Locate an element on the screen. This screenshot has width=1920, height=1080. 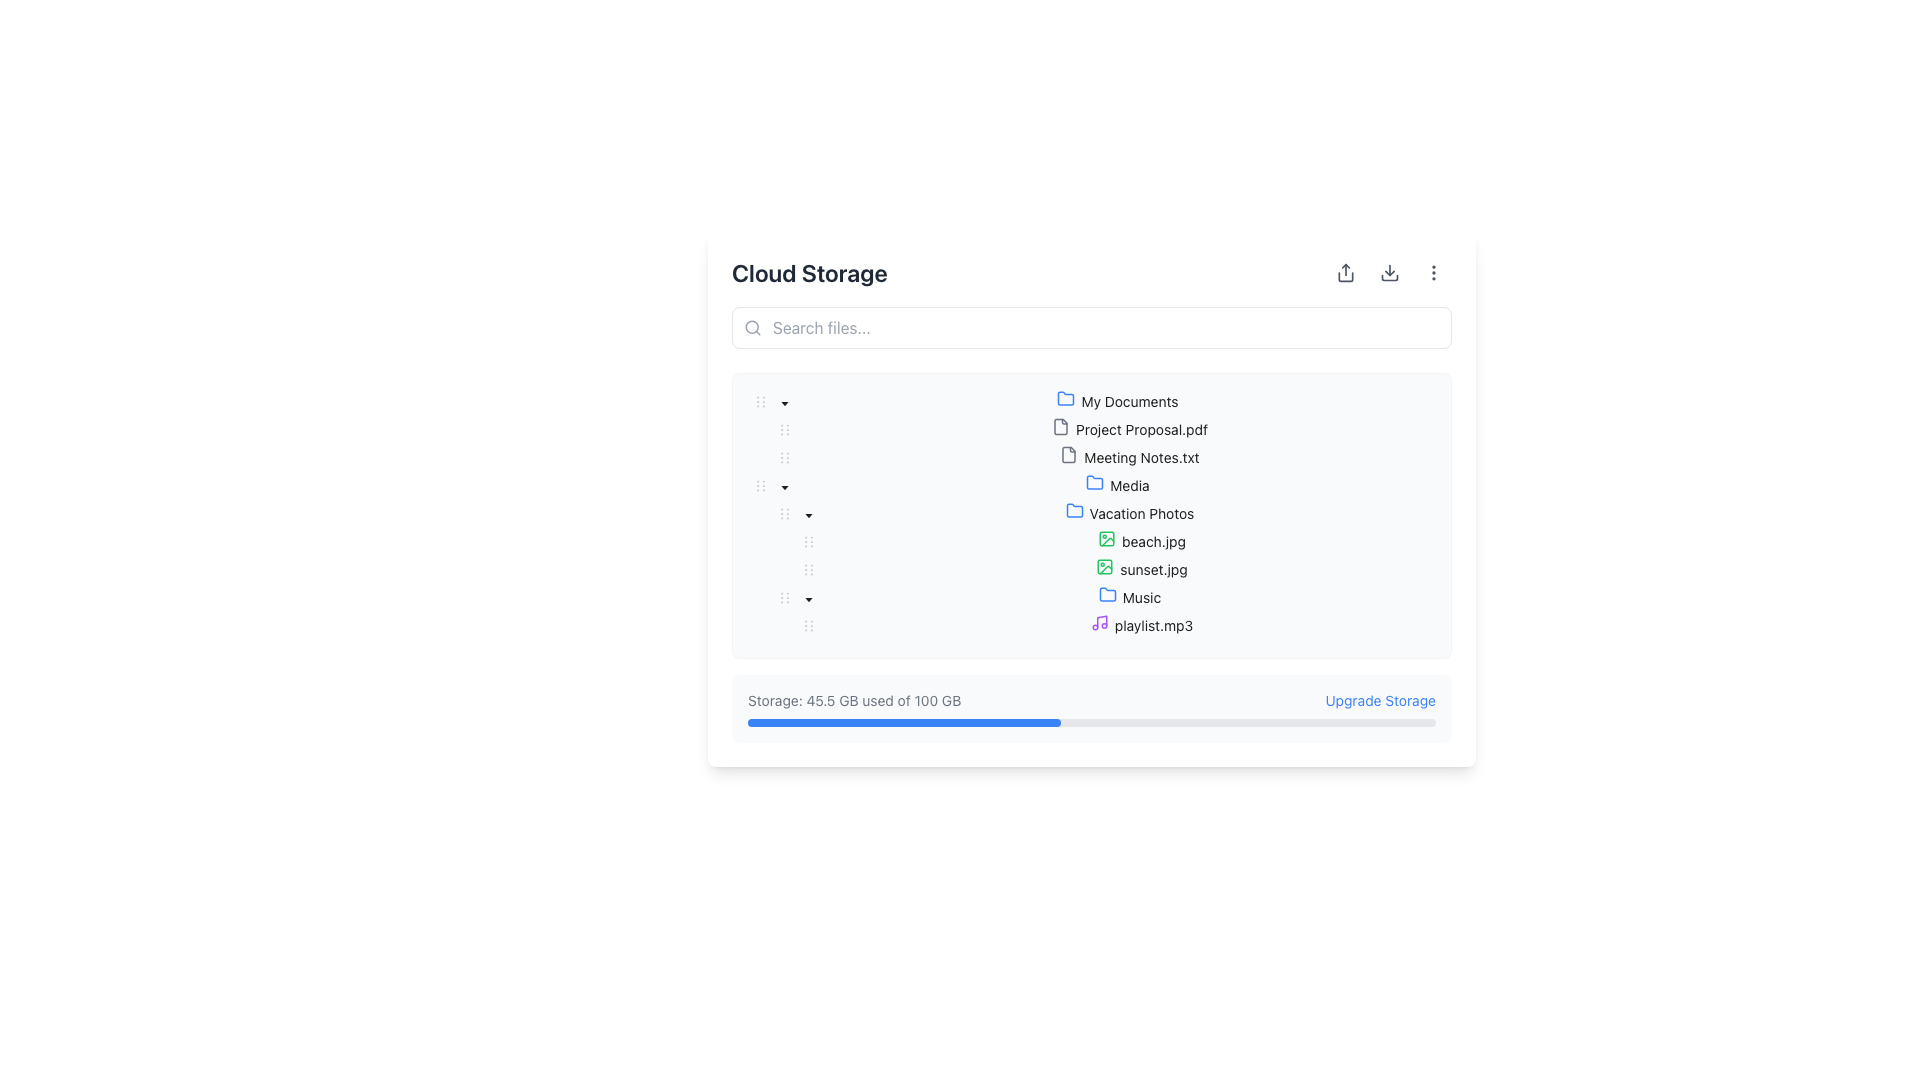
the cloud storage file icon representing 'Meeting Notes.txt' is located at coordinates (1068, 455).